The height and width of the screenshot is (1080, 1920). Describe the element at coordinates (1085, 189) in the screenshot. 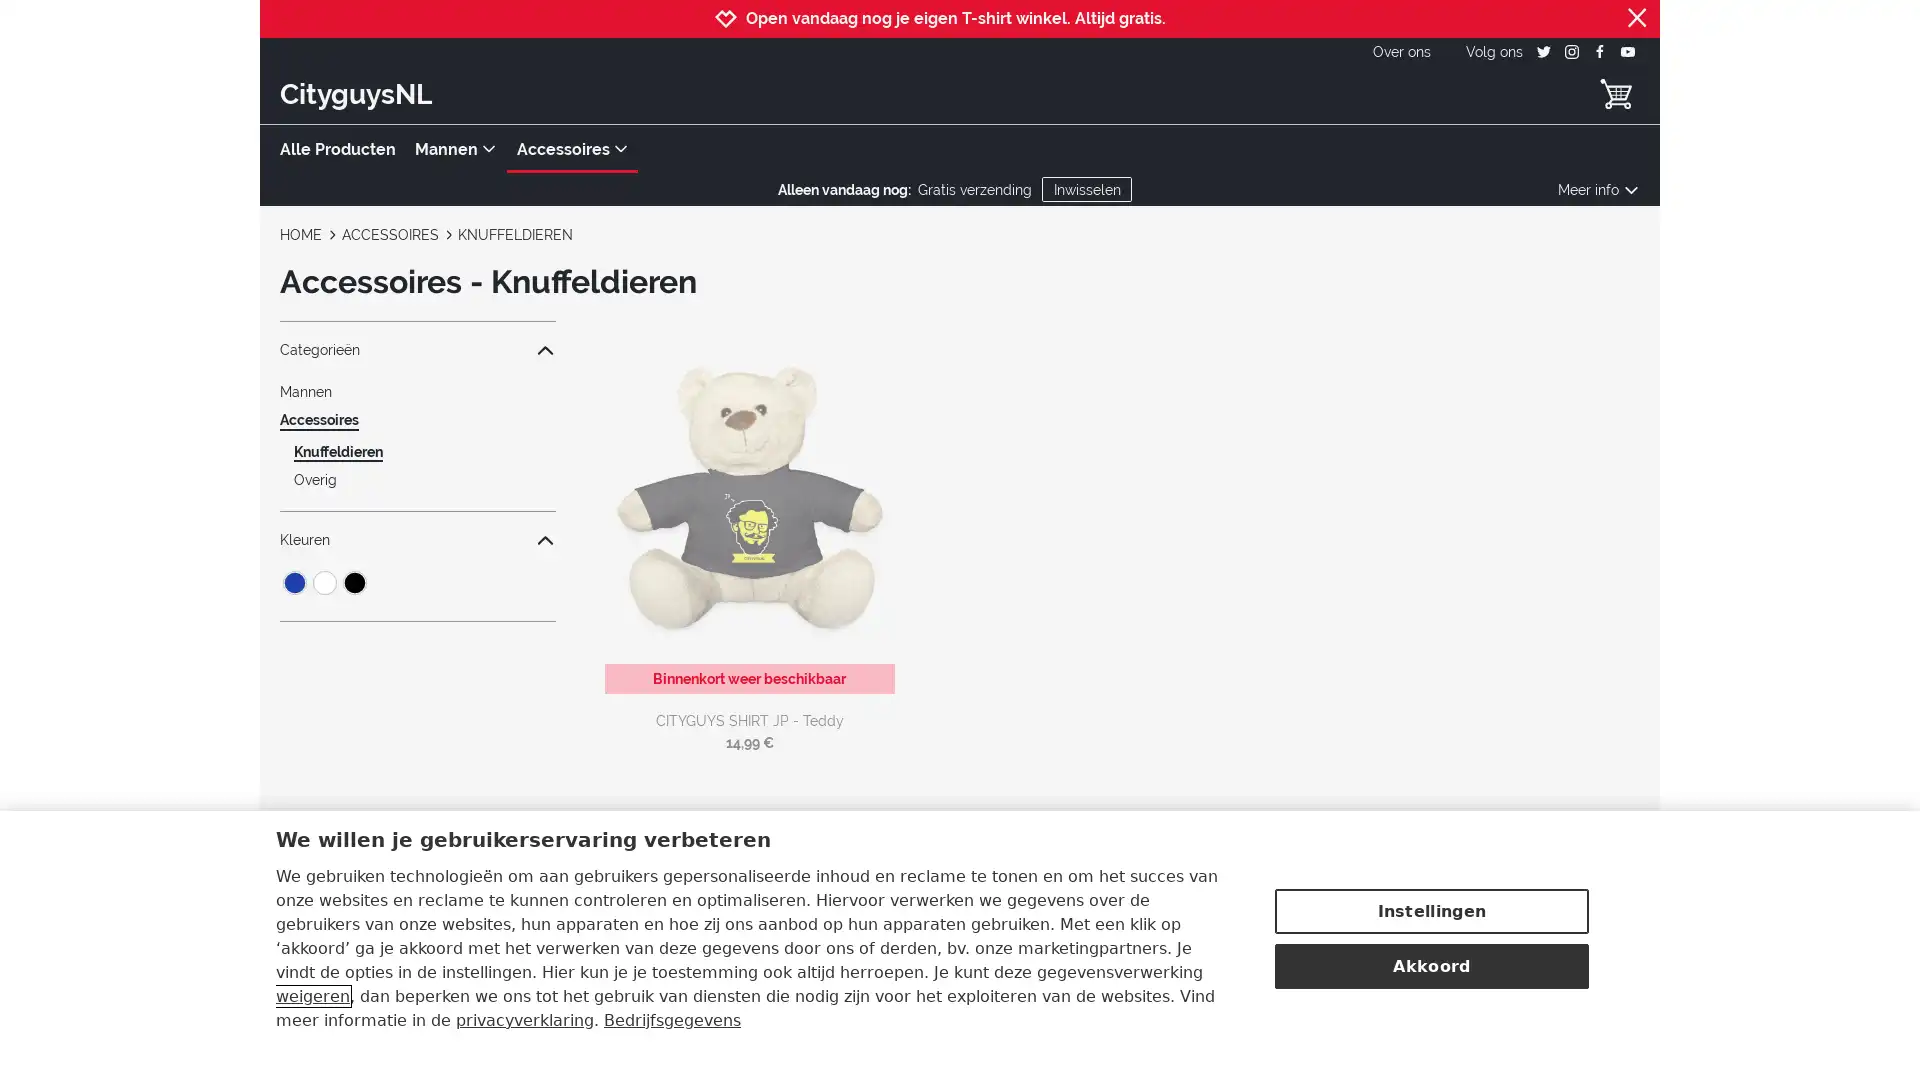

I see `Inwisselen` at that location.